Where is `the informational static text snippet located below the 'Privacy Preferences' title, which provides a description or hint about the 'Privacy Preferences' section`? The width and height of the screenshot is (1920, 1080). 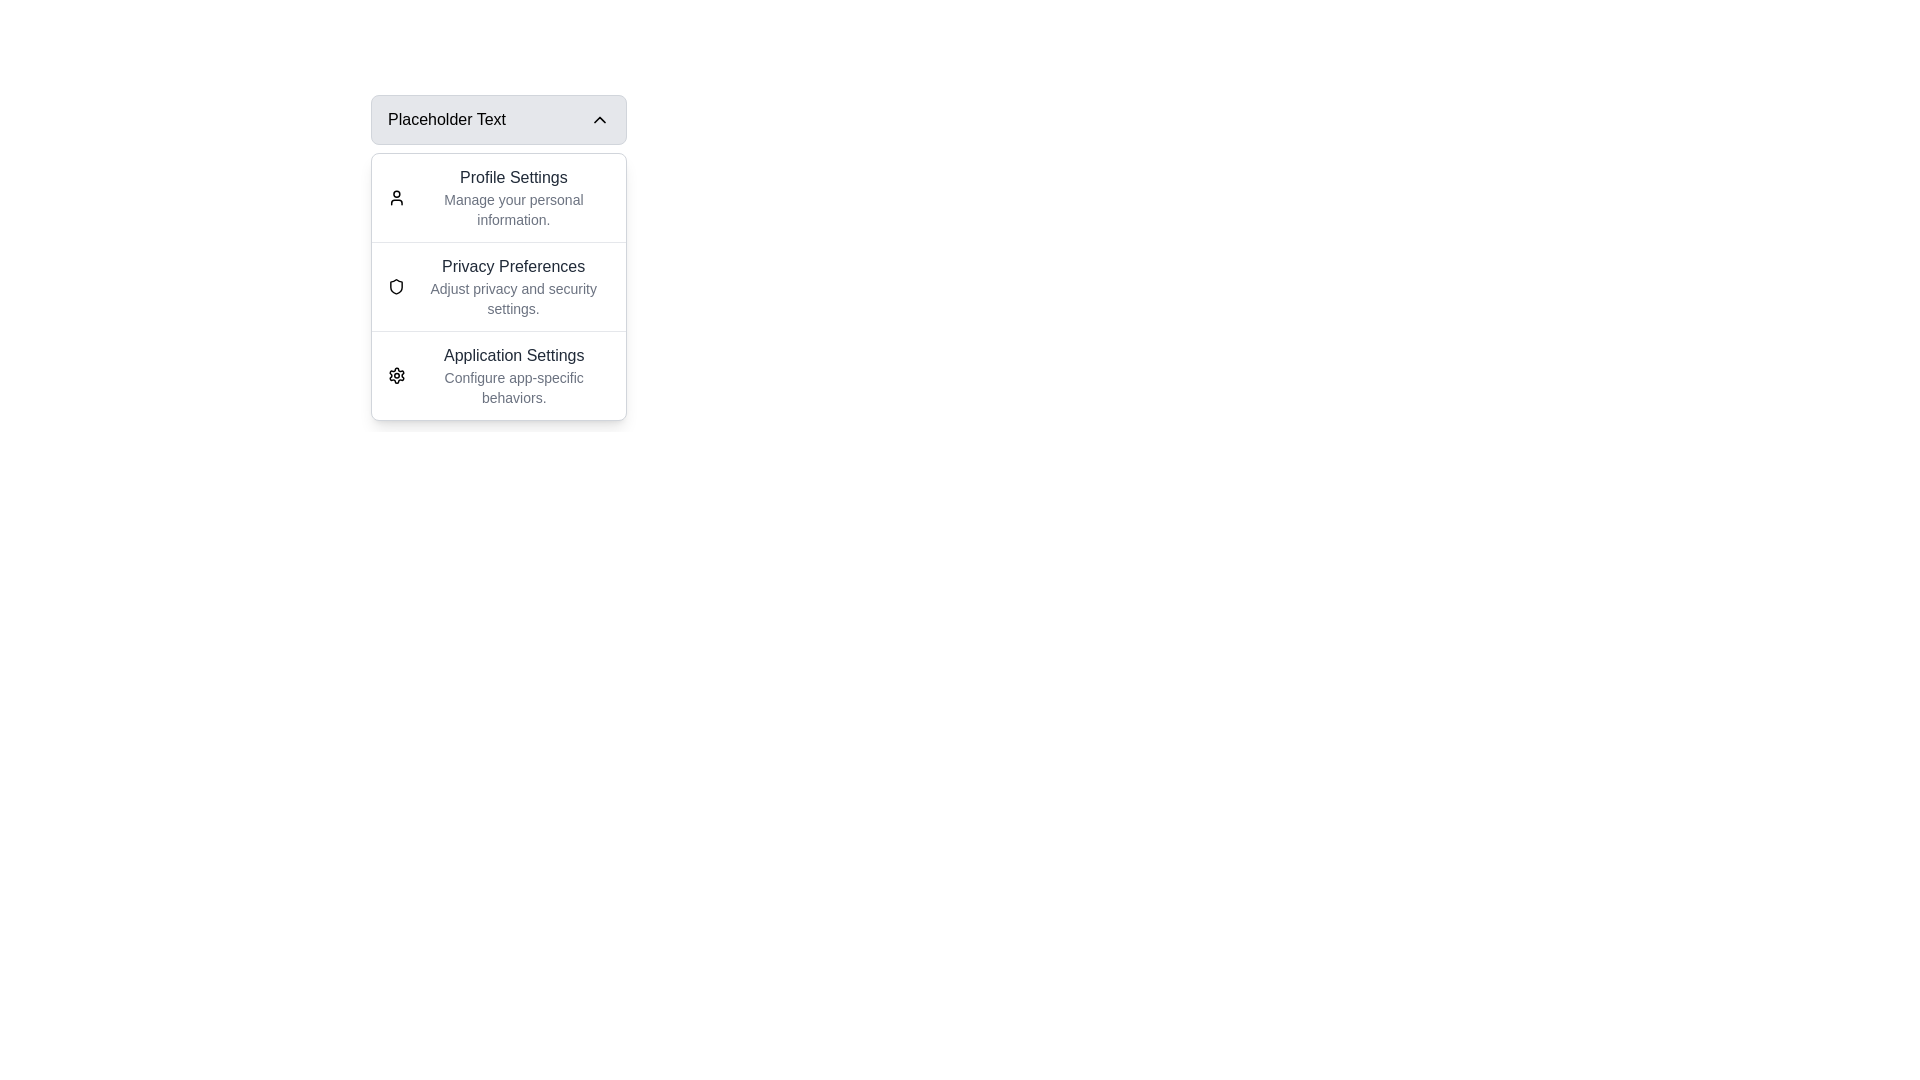 the informational static text snippet located below the 'Privacy Preferences' title, which provides a description or hint about the 'Privacy Preferences' section is located at coordinates (513, 299).